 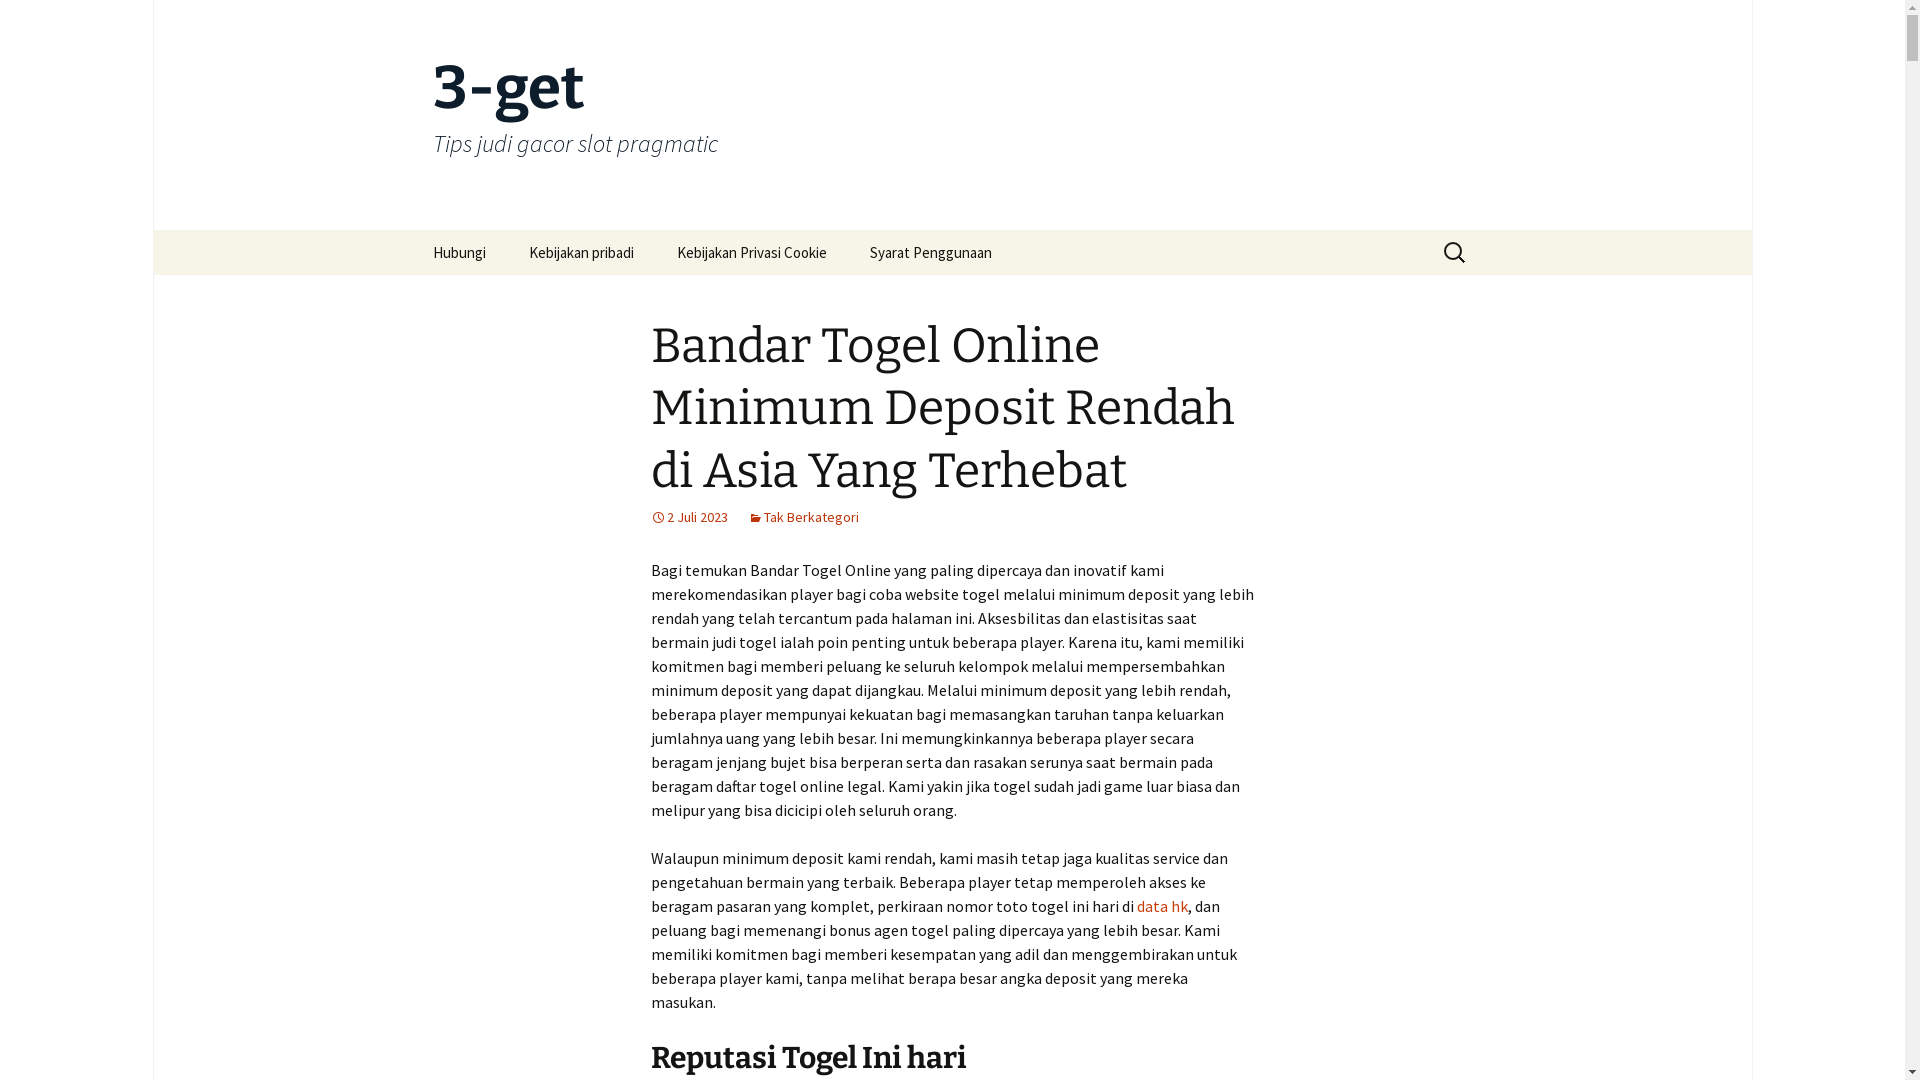 What do you see at coordinates (950, 115) in the screenshot?
I see `'3-get` at bounding box center [950, 115].